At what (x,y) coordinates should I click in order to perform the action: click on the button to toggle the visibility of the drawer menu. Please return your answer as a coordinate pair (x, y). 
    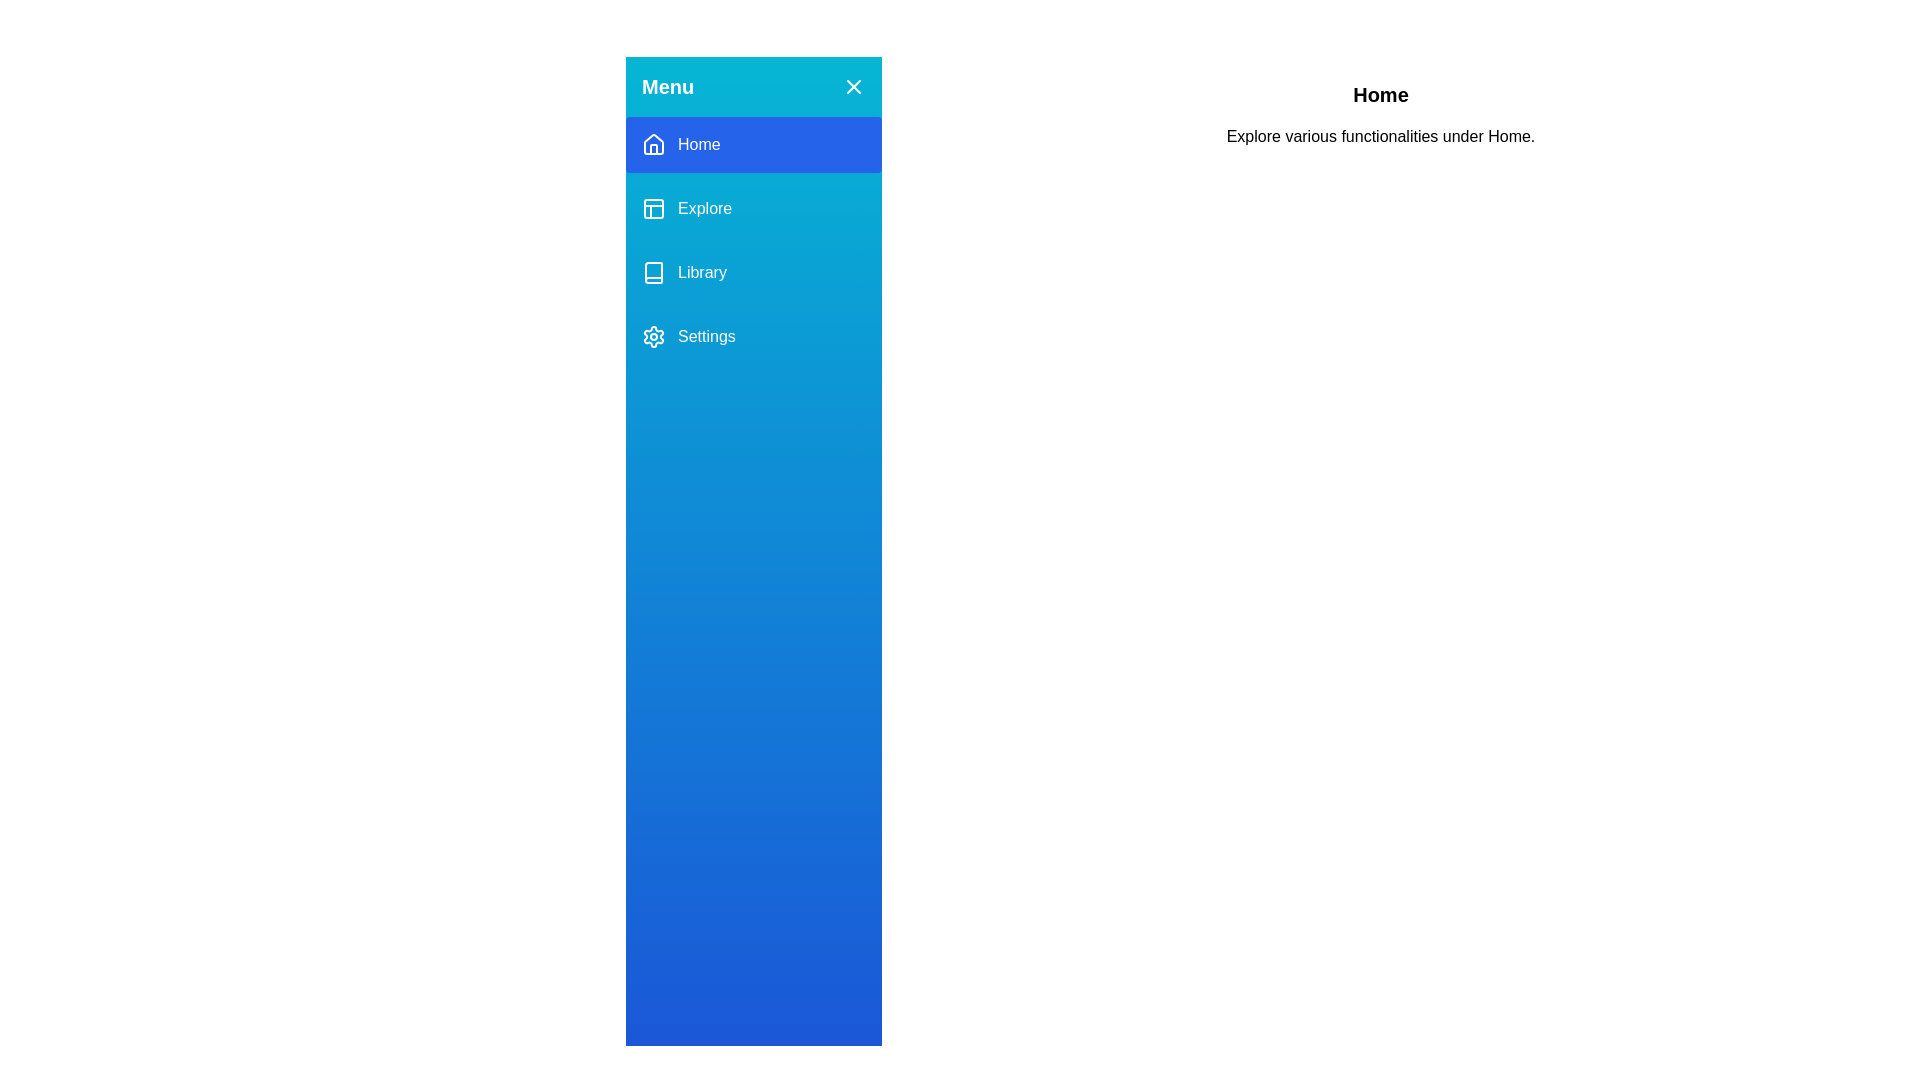
    Looking at the image, I should click on (854, 86).